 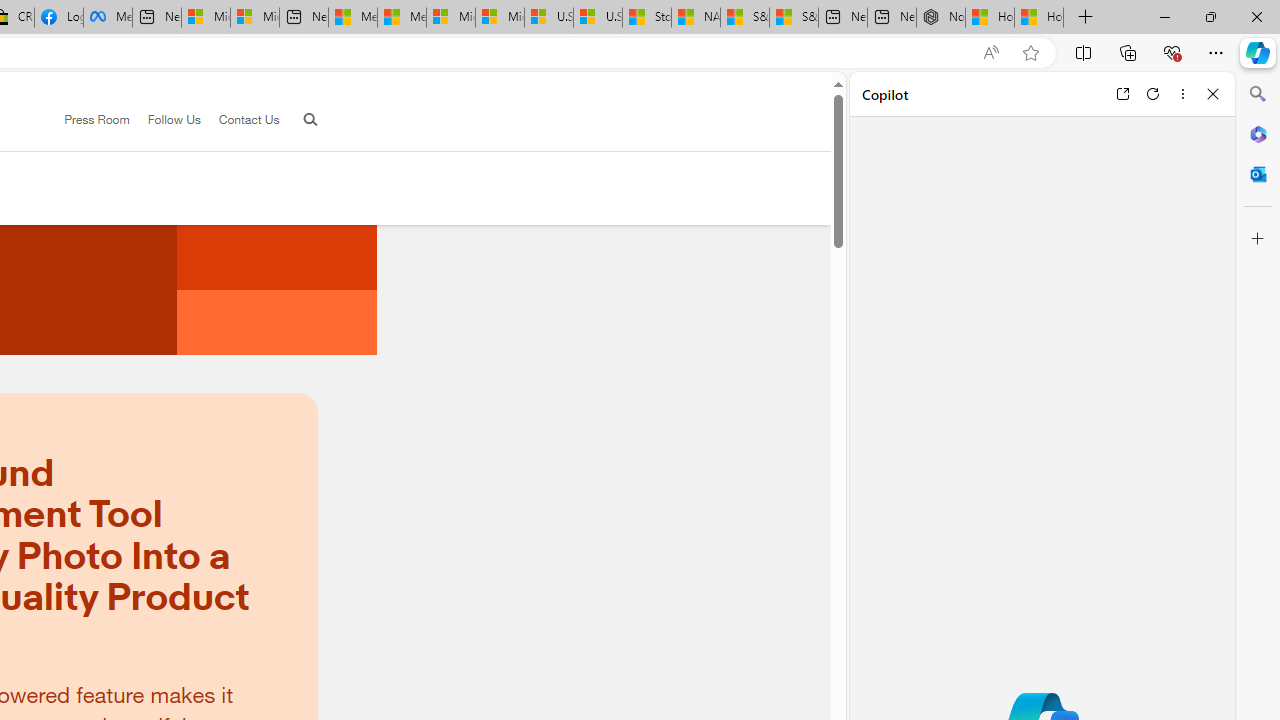 What do you see at coordinates (1182, 93) in the screenshot?
I see `'More options'` at bounding box center [1182, 93].